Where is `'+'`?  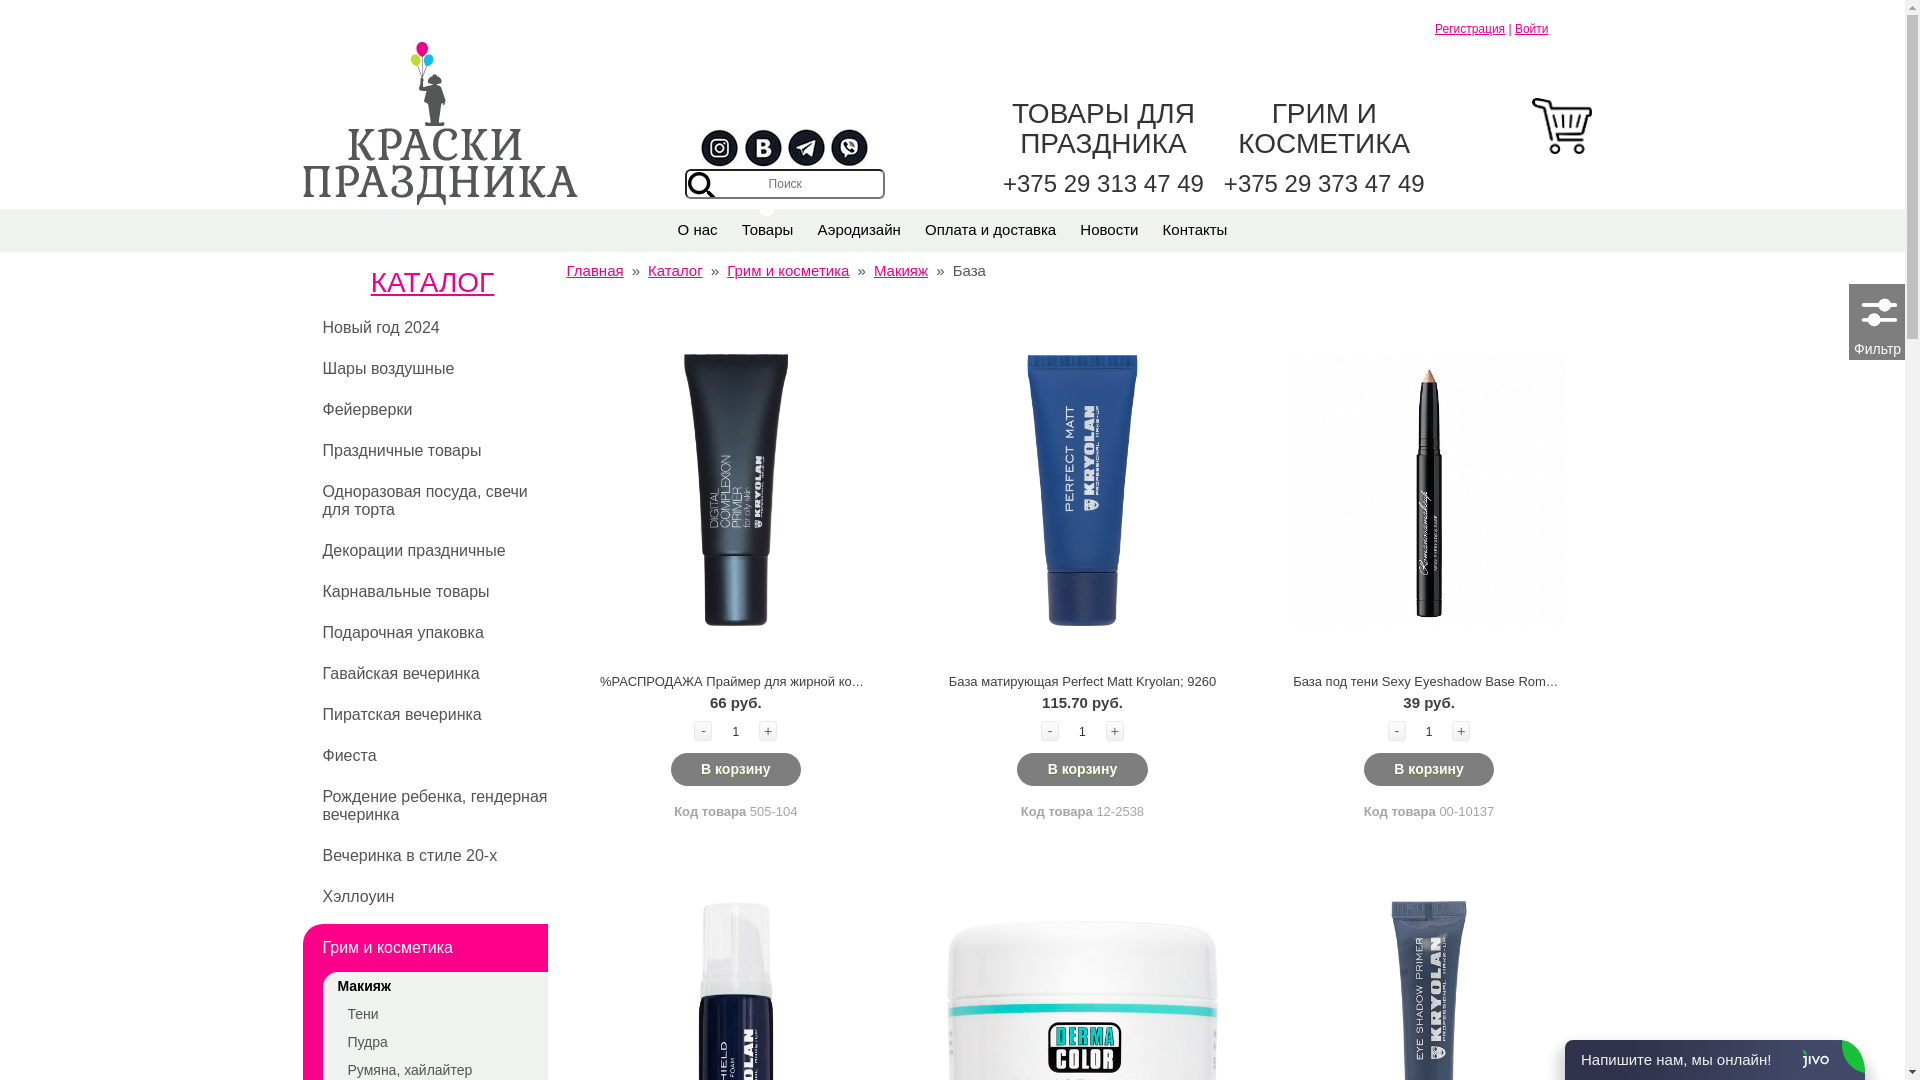 '+' is located at coordinates (767, 731).